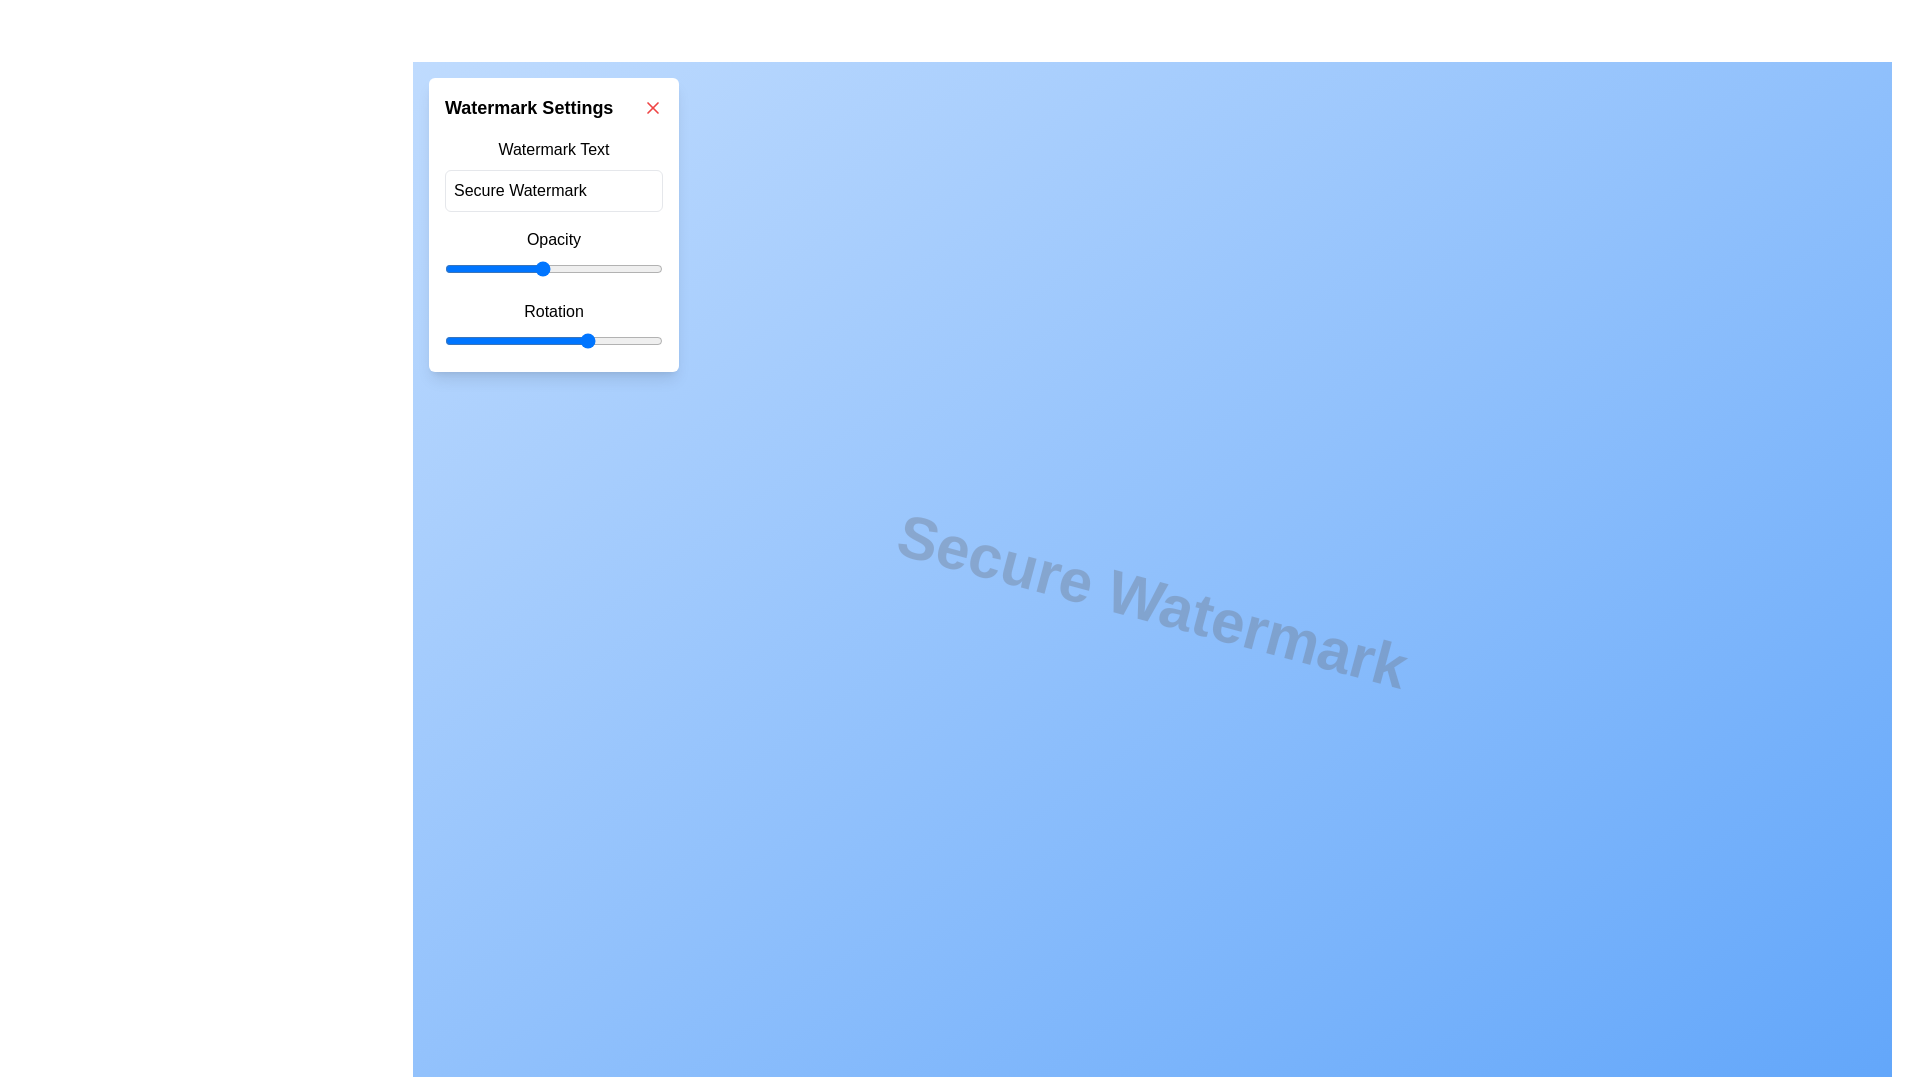 The image size is (1920, 1080). What do you see at coordinates (553, 191) in the screenshot?
I see `the text input field for the watermark, which is positioned below the 'Watermark Text' label, to focus on it` at bounding box center [553, 191].